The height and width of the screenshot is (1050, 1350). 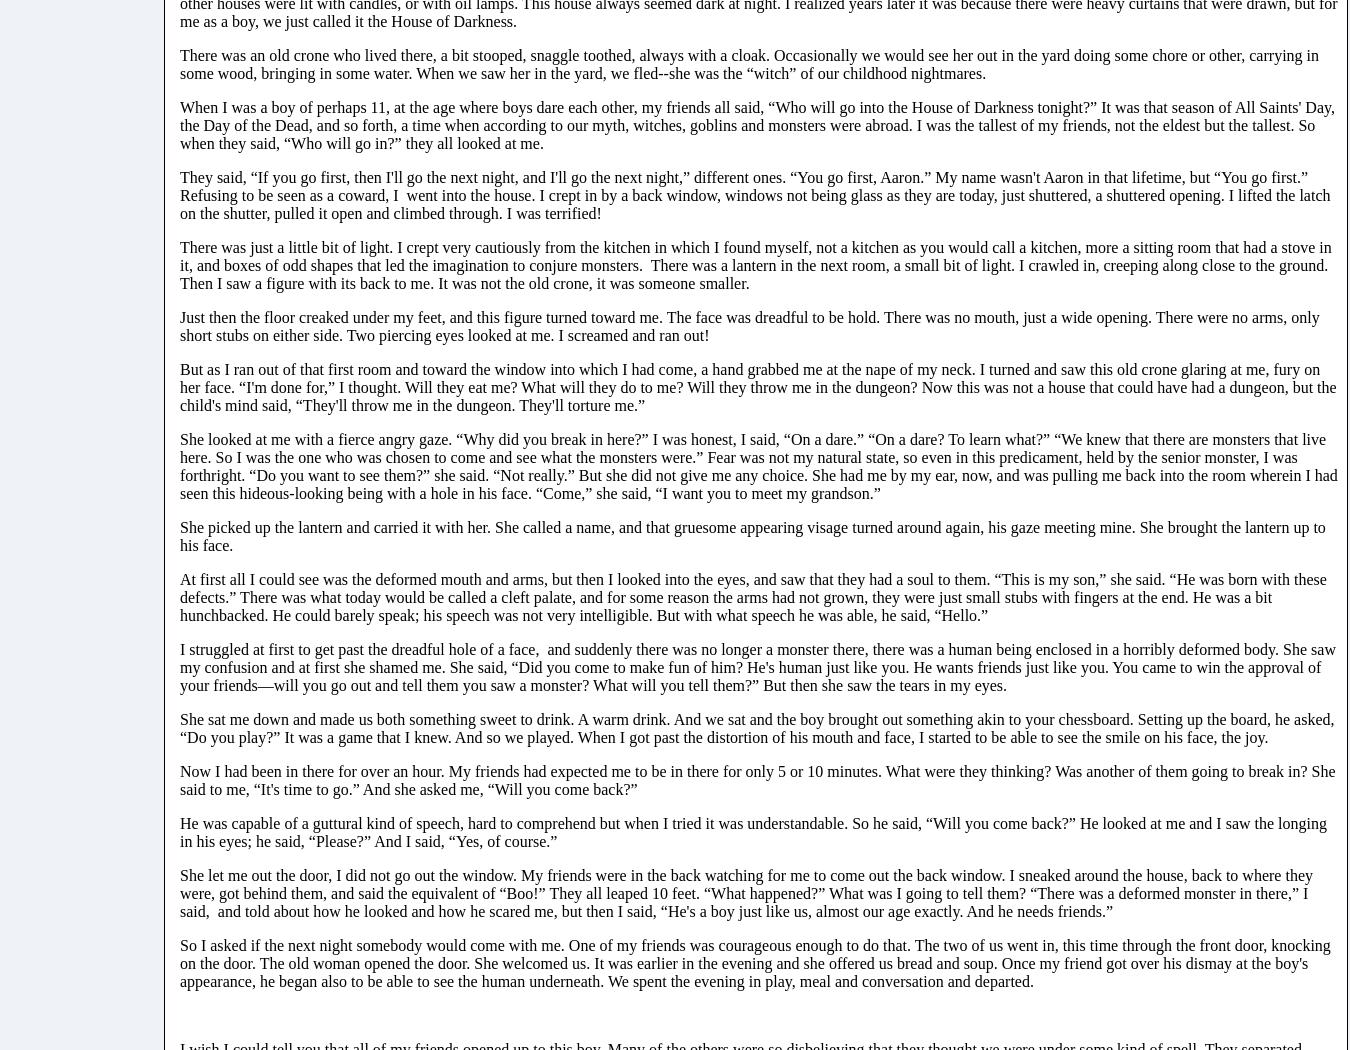 What do you see at coordinates (748, 325) in the screenshot?
I see `'Just then the floor creaked under my feet, and this figure turned toward me. The face was dreadful to be hold. There was no mouth, just a wide opening. There were no arms, only short stubs on either side. Two piercing eyes looked at me. I screamed and ran out!'` at bounding box center [748, 325].